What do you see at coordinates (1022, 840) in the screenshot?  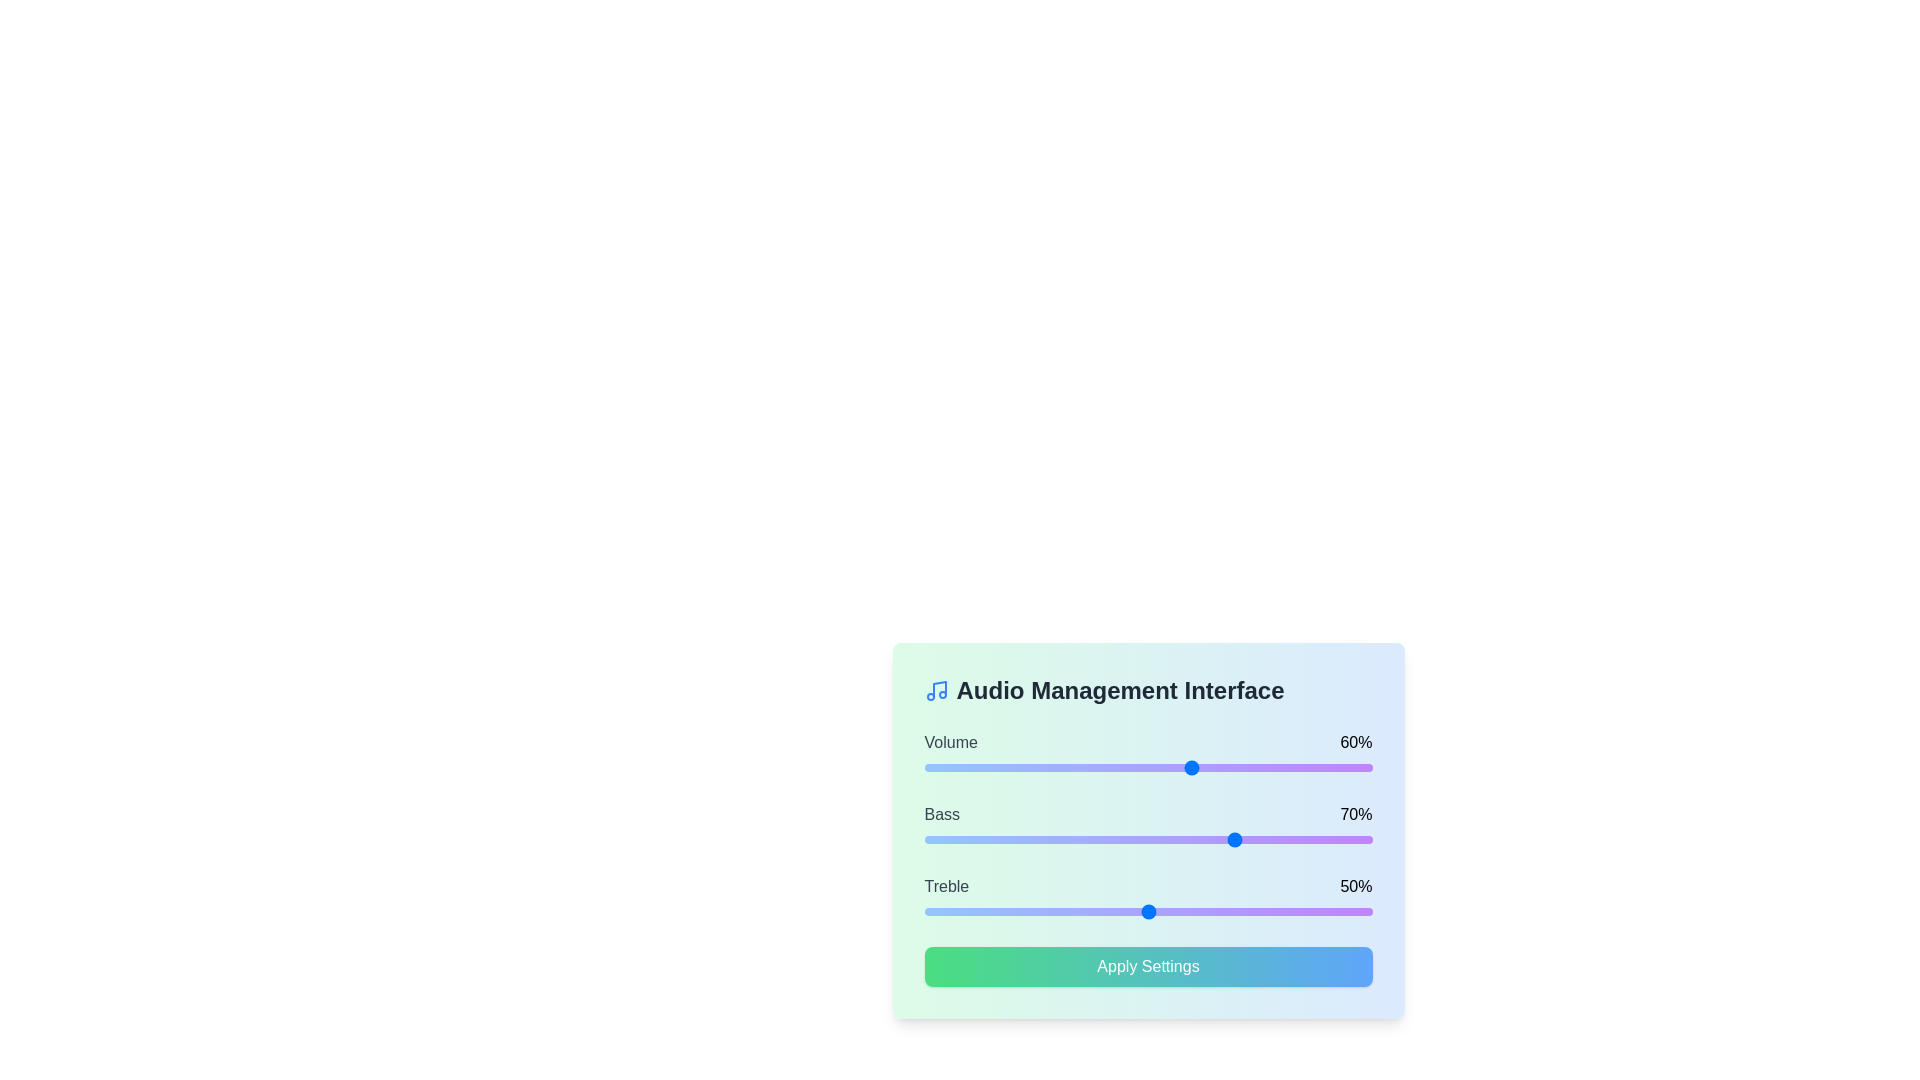 I see `the slider` at bounding box center [1022, 840].